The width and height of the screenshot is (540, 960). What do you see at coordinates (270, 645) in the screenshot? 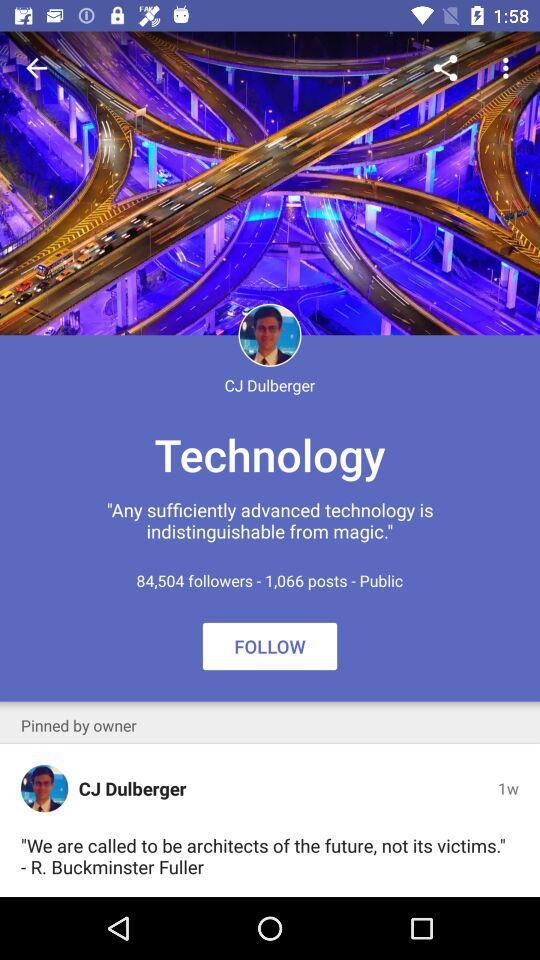
I see `item below 84 504 followers icon` at bounding box center [270, 645].